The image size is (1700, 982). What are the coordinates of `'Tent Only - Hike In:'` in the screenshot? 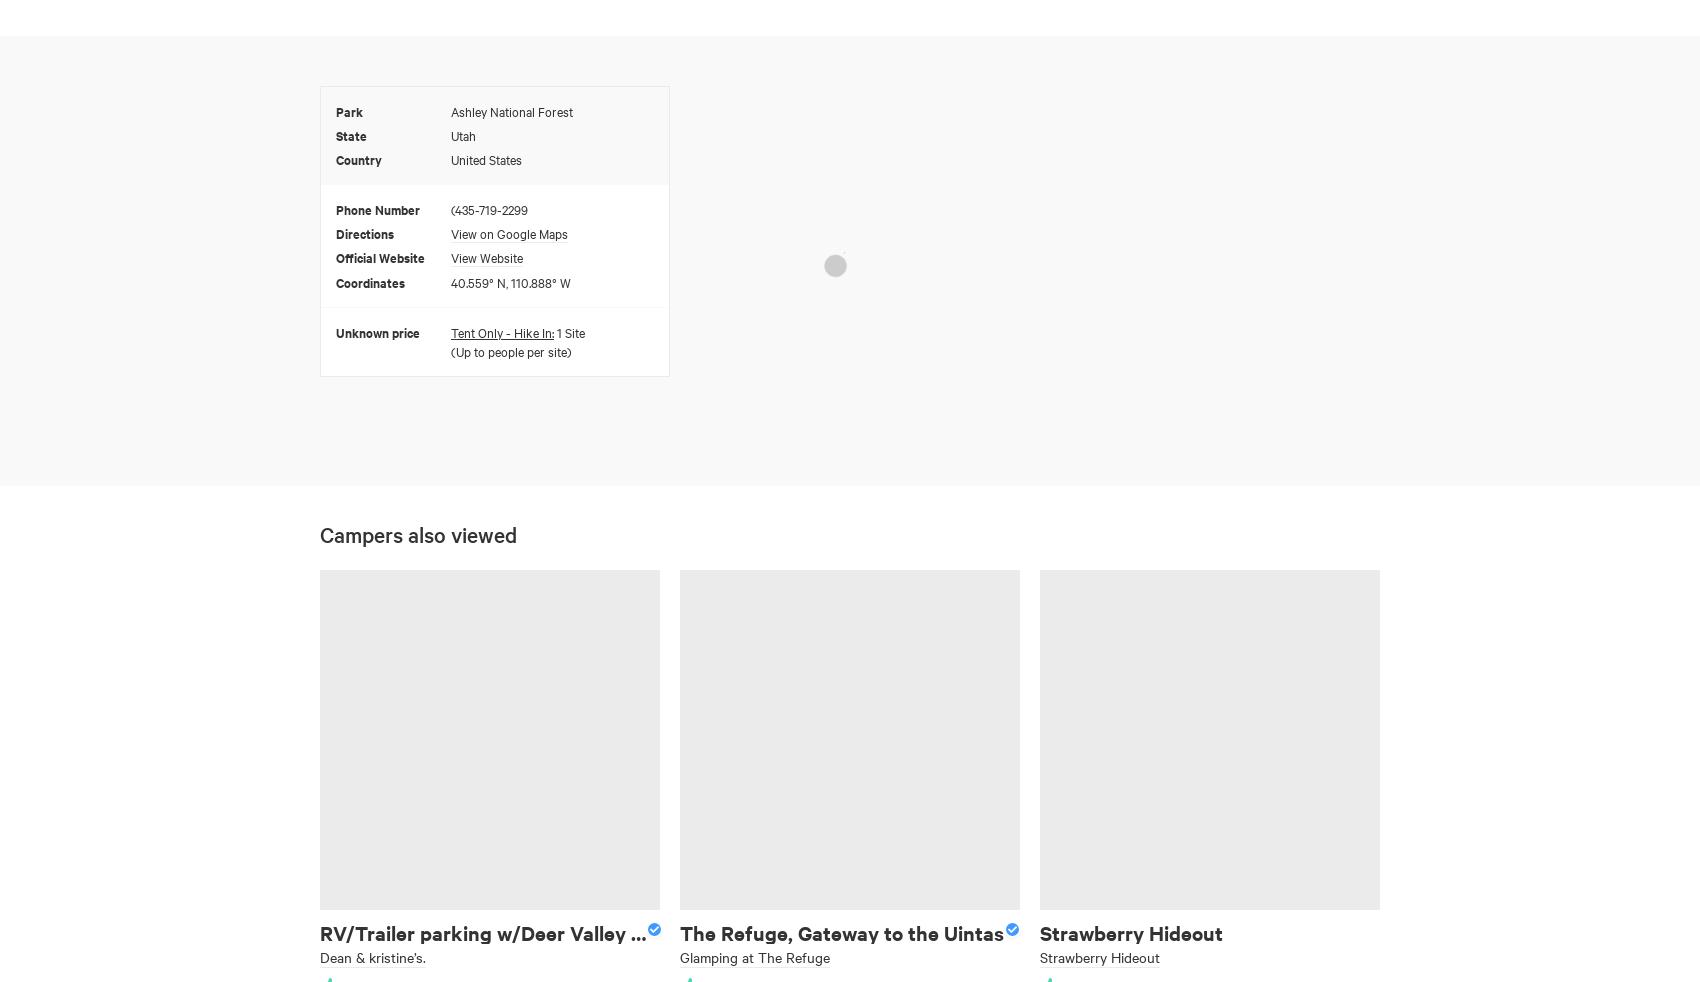 It's located at (451, 331).